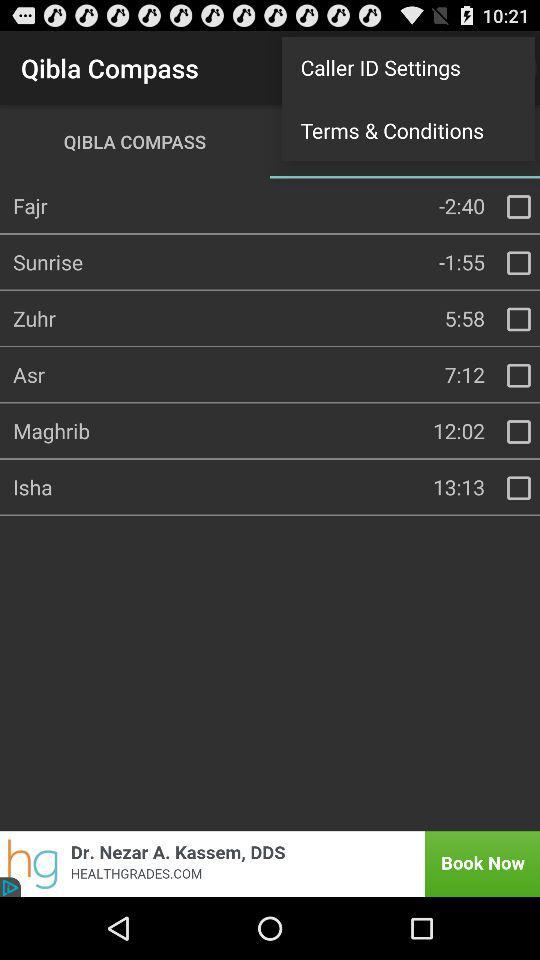  Describe the element at coordinates (518, 206) in the screenshot. I see `check mark box` at that location.